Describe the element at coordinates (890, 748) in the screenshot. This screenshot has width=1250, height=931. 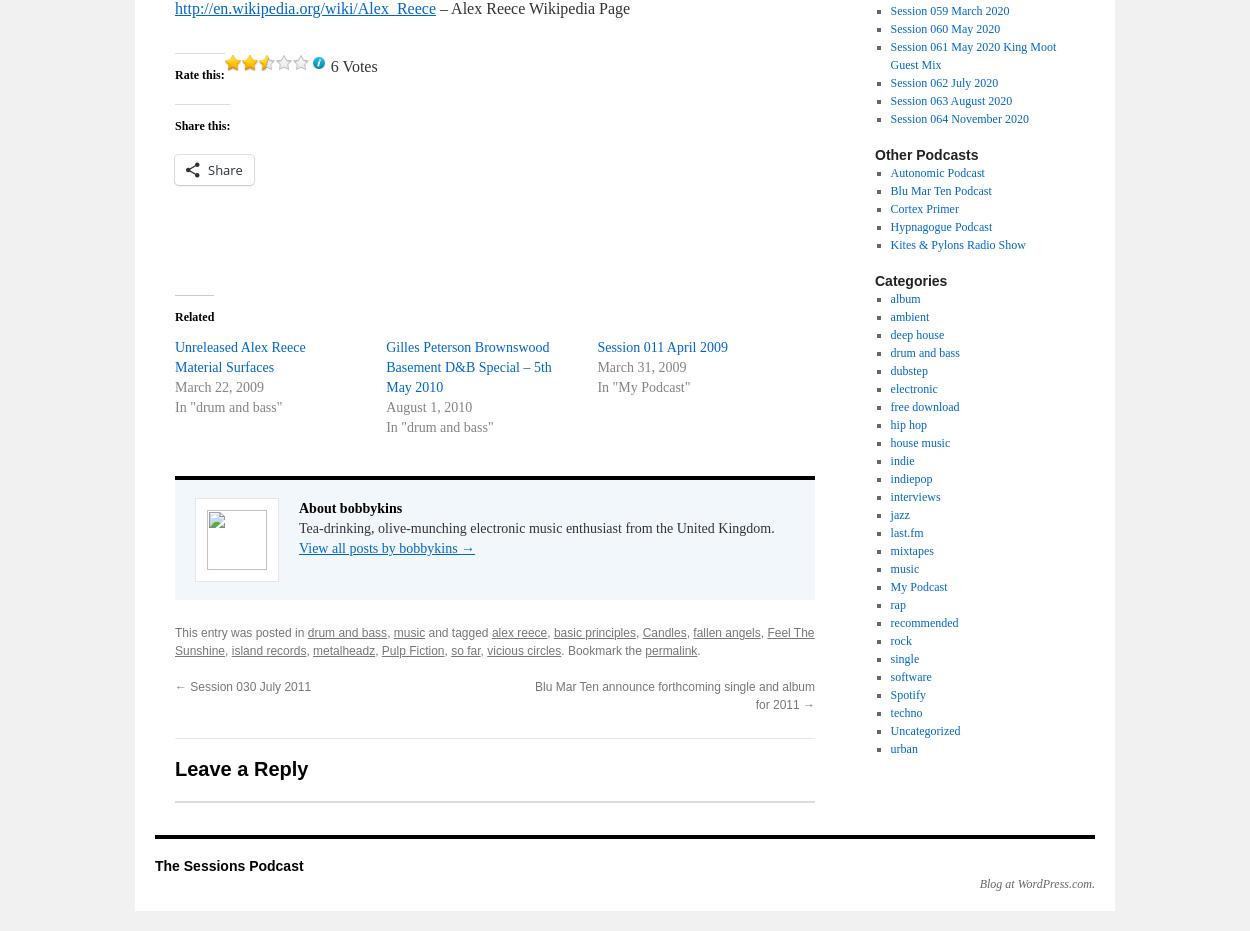
I see `'urban'` at that location.